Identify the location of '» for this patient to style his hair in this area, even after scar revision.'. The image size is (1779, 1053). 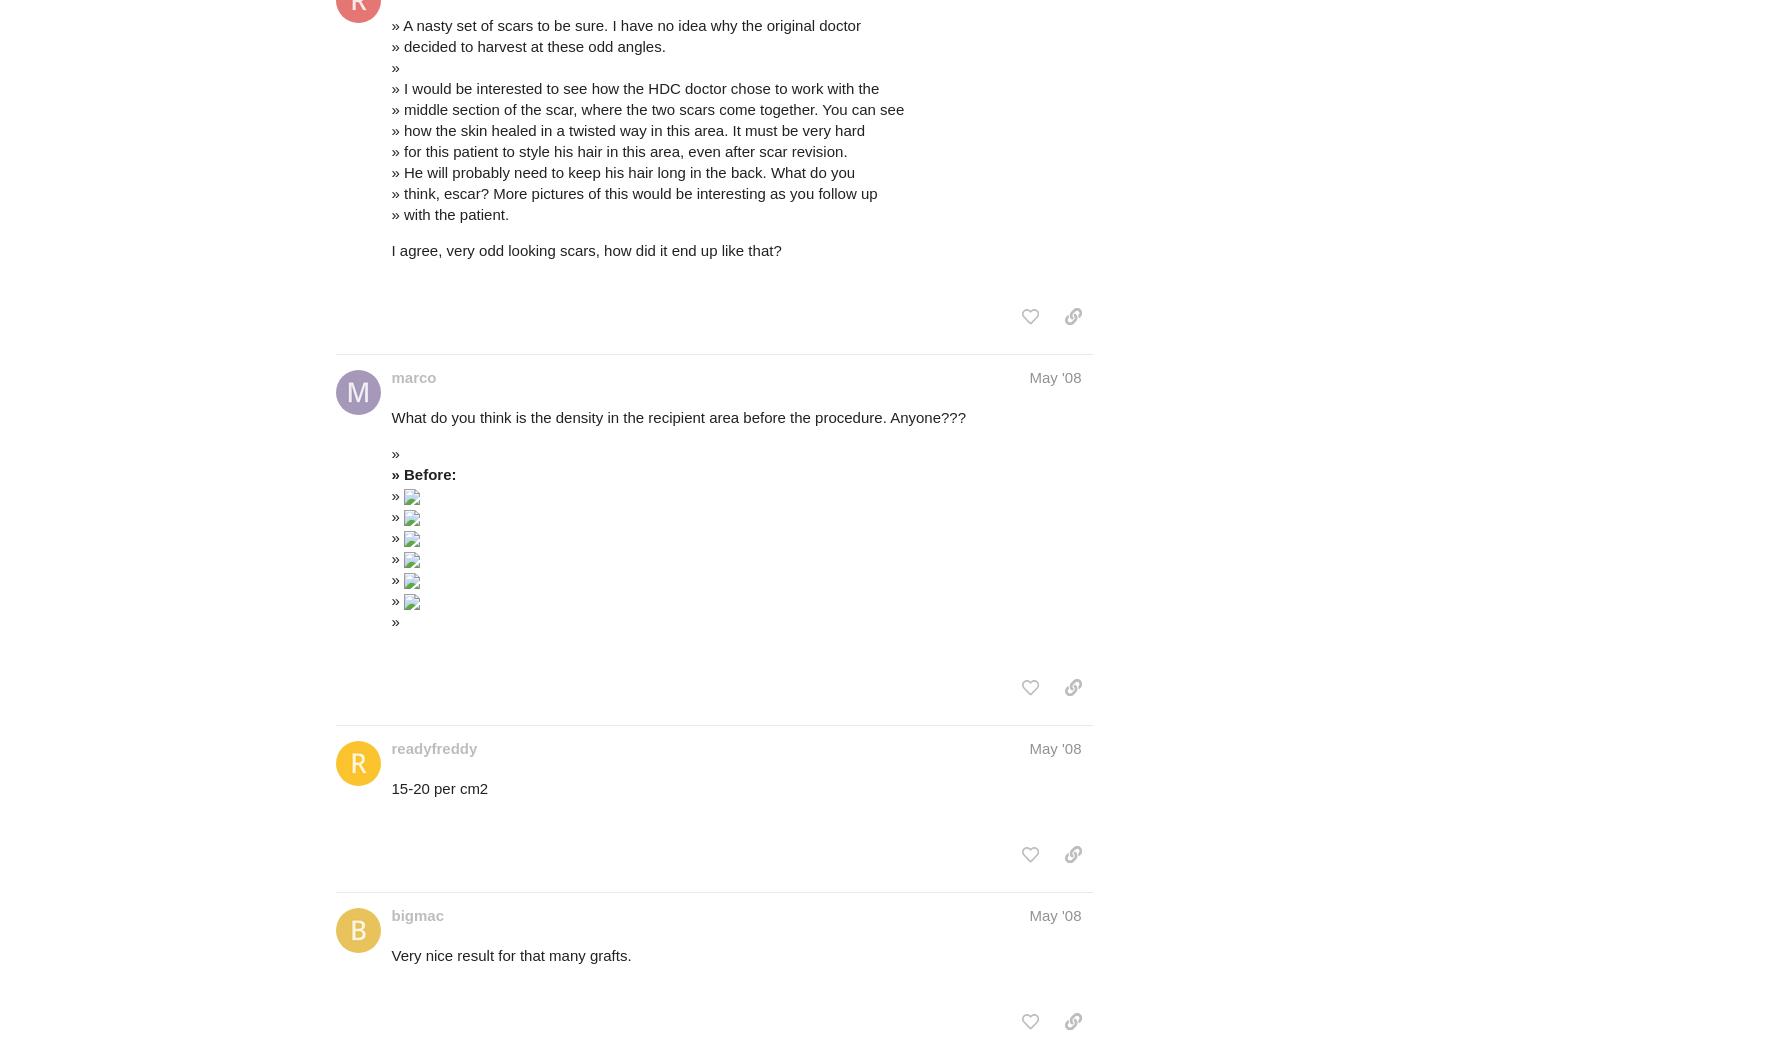
(390, 150).